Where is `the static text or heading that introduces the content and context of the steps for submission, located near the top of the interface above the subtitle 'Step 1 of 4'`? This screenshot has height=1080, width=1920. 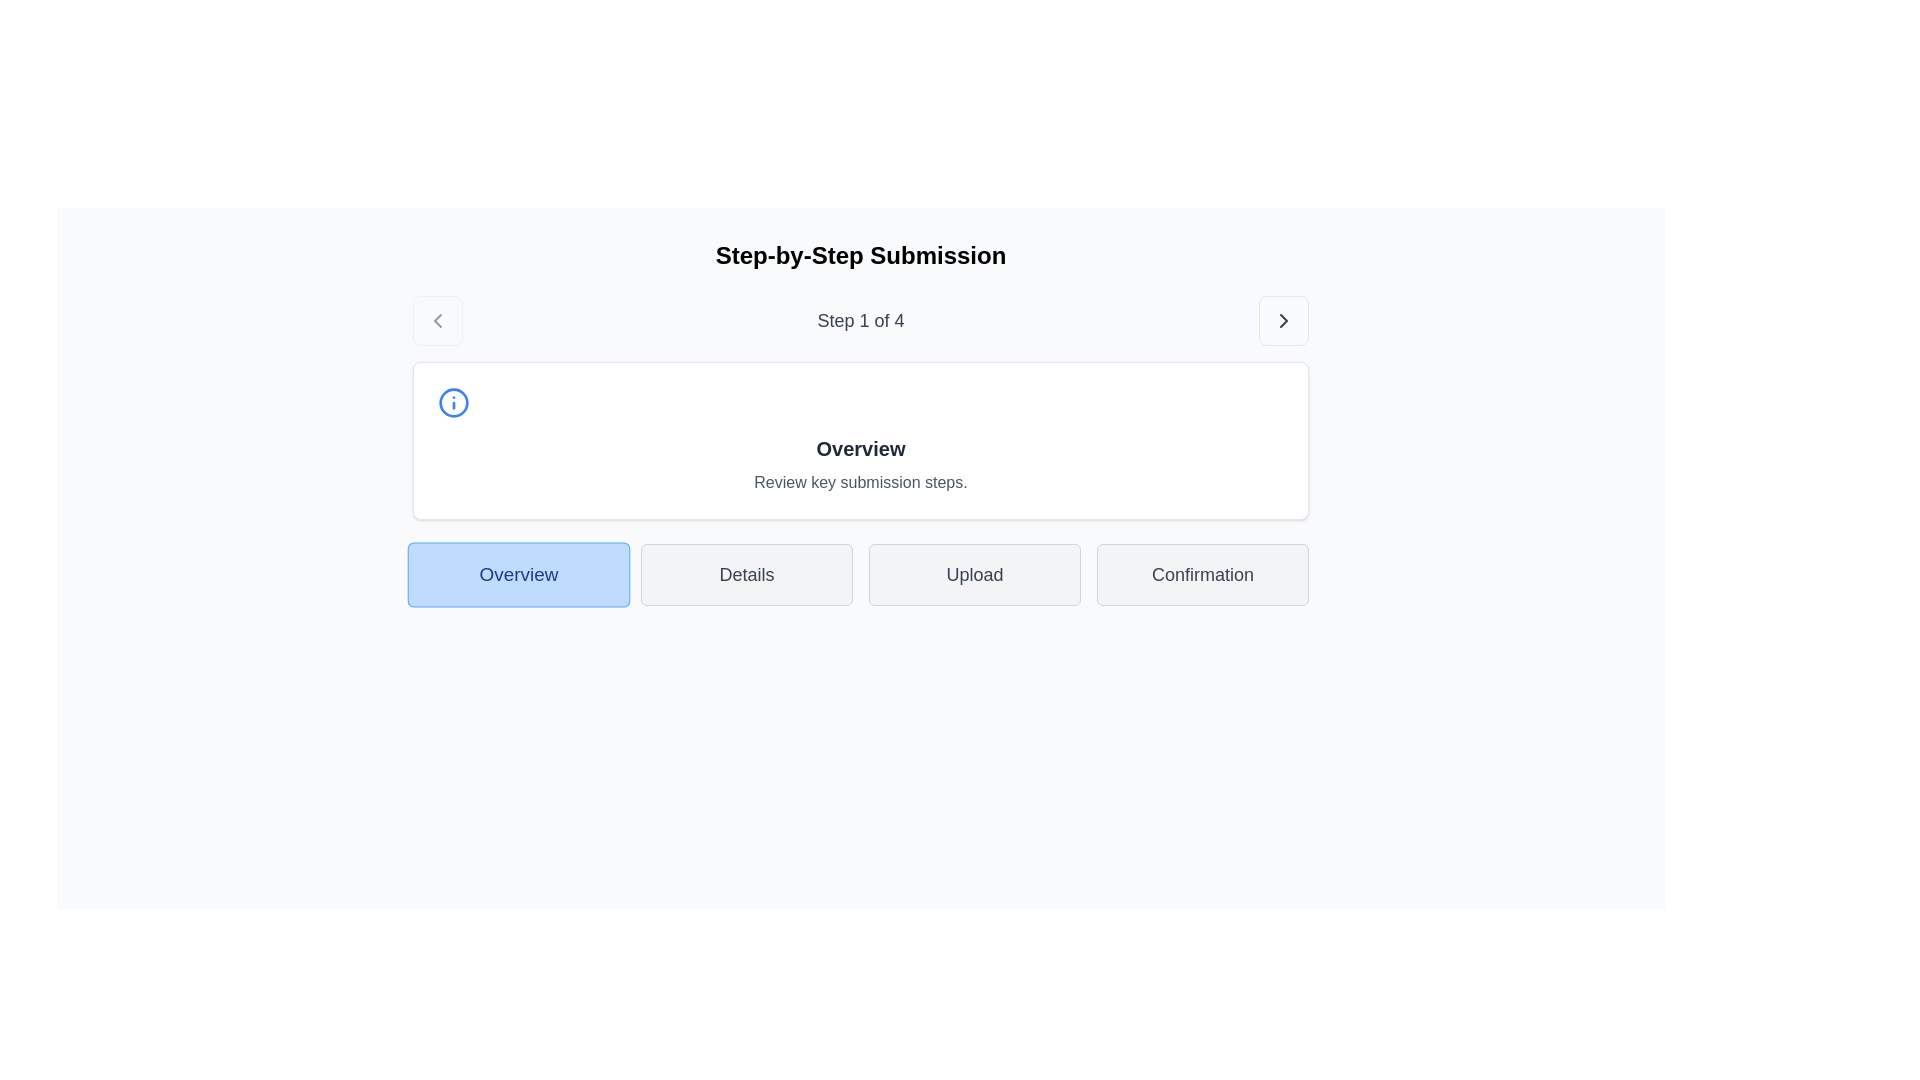 the static text or heading that introduces the content and context of the steps for submission, located near the top of the interface above the subtitle 'Step 1 of 4' is located at coordinates (860, 254).